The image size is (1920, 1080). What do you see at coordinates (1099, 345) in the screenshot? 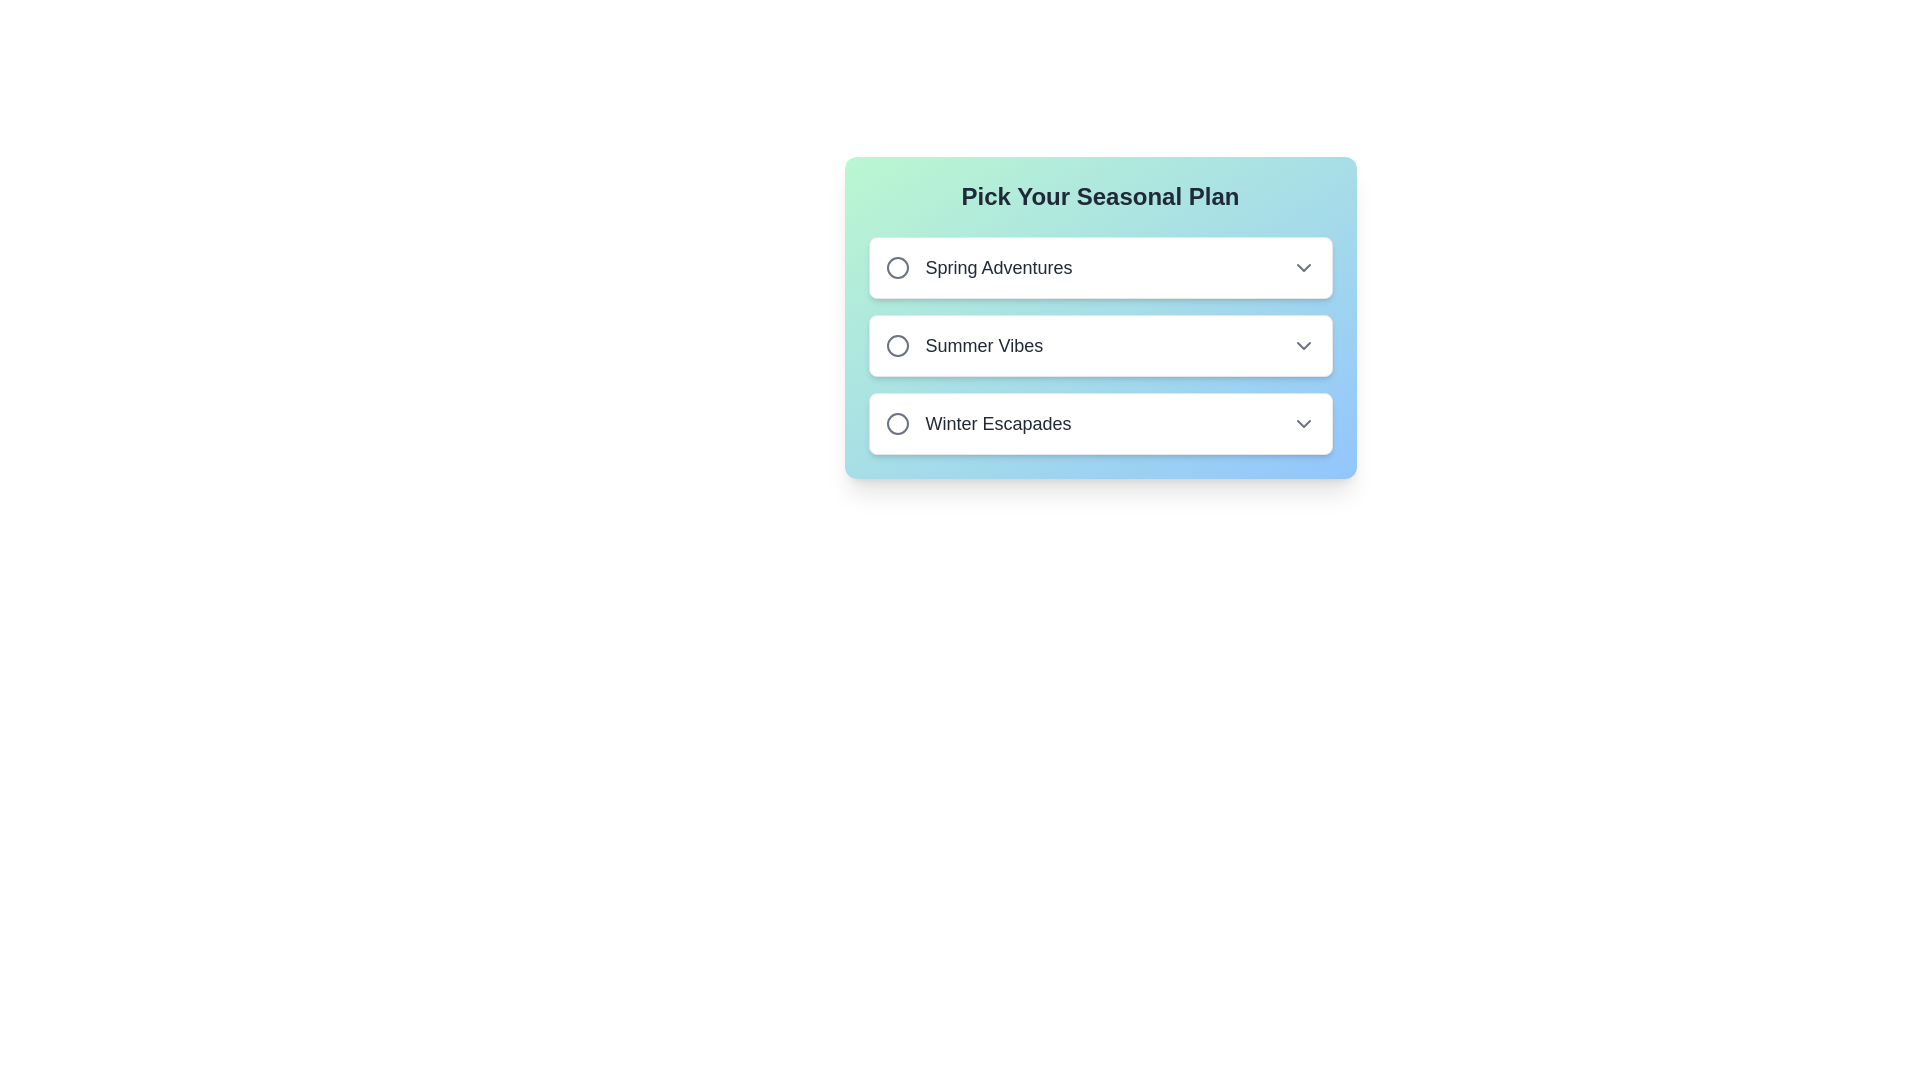
I see `the middle item in the 'Pick Your Seasonal Plan' dropdown menu option card` at bounding box center [1099, 345].